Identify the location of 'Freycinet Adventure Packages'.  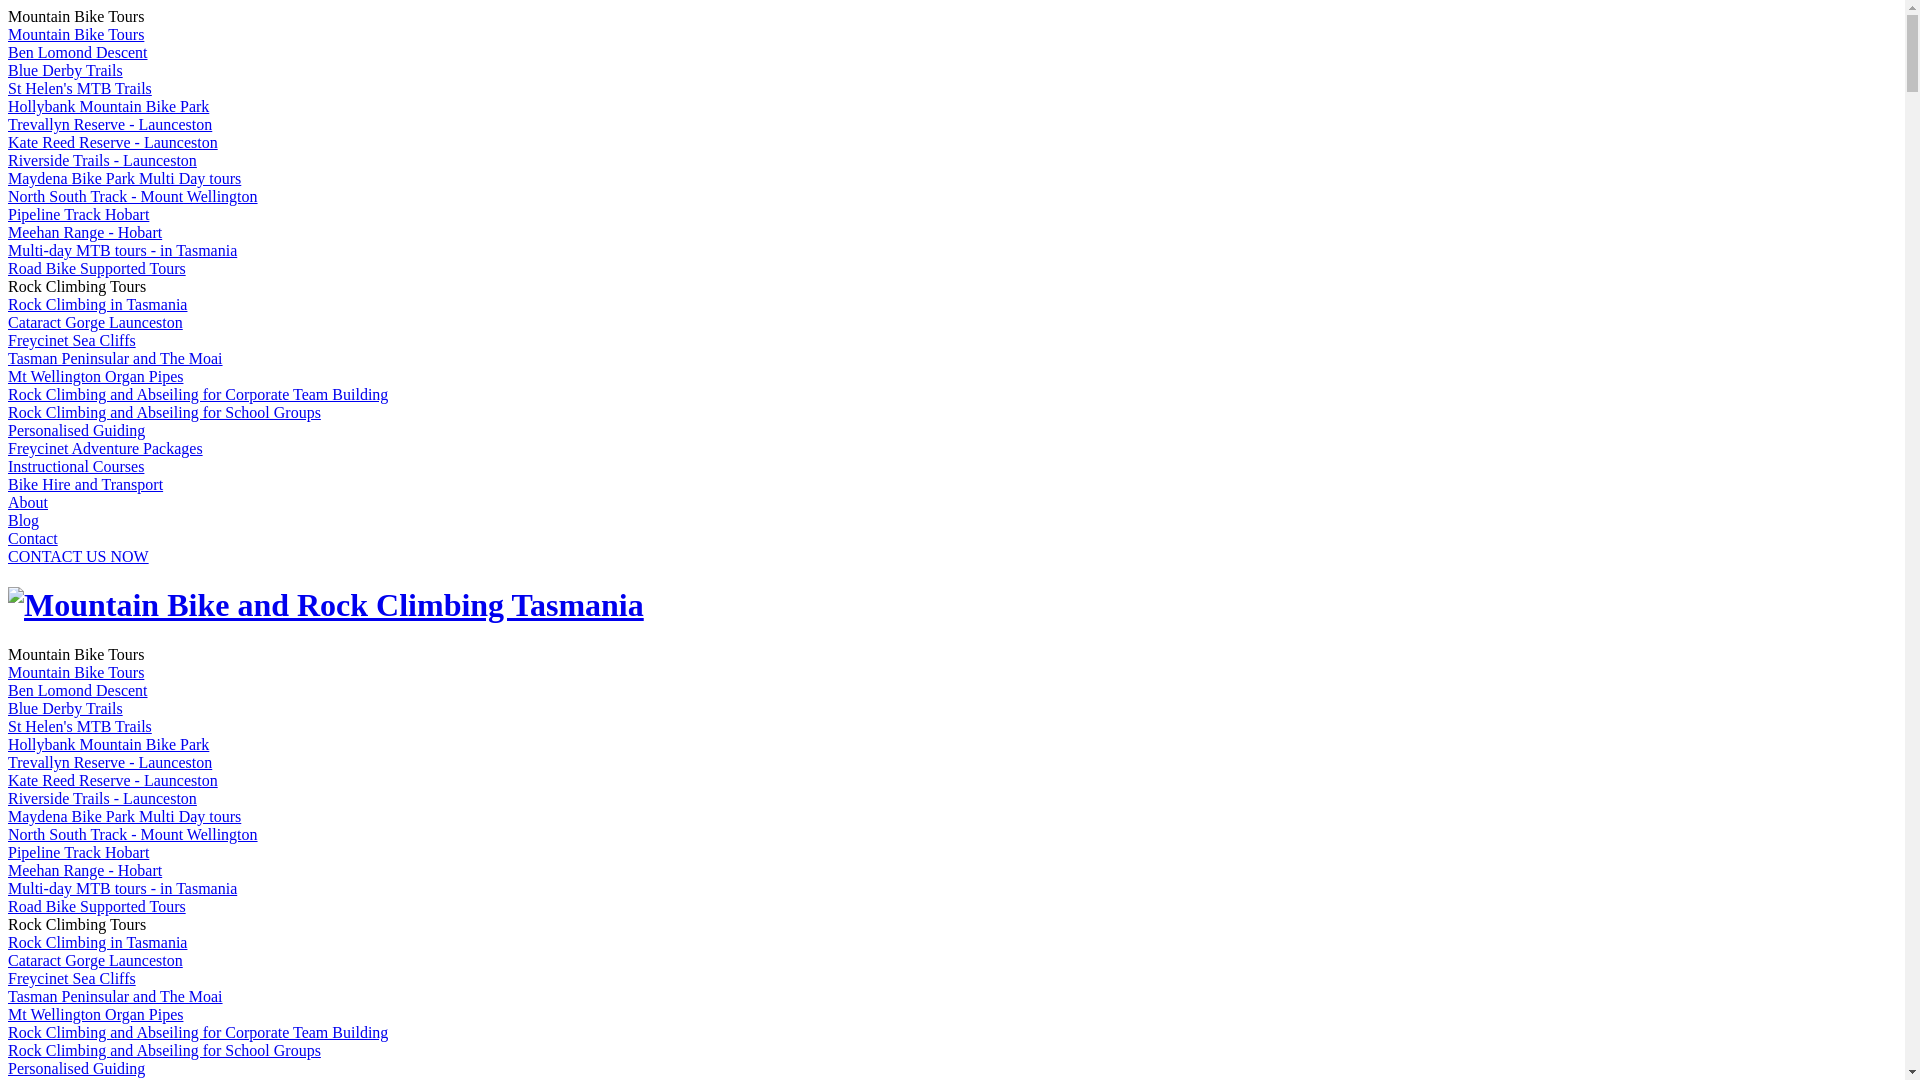
(104, 447).